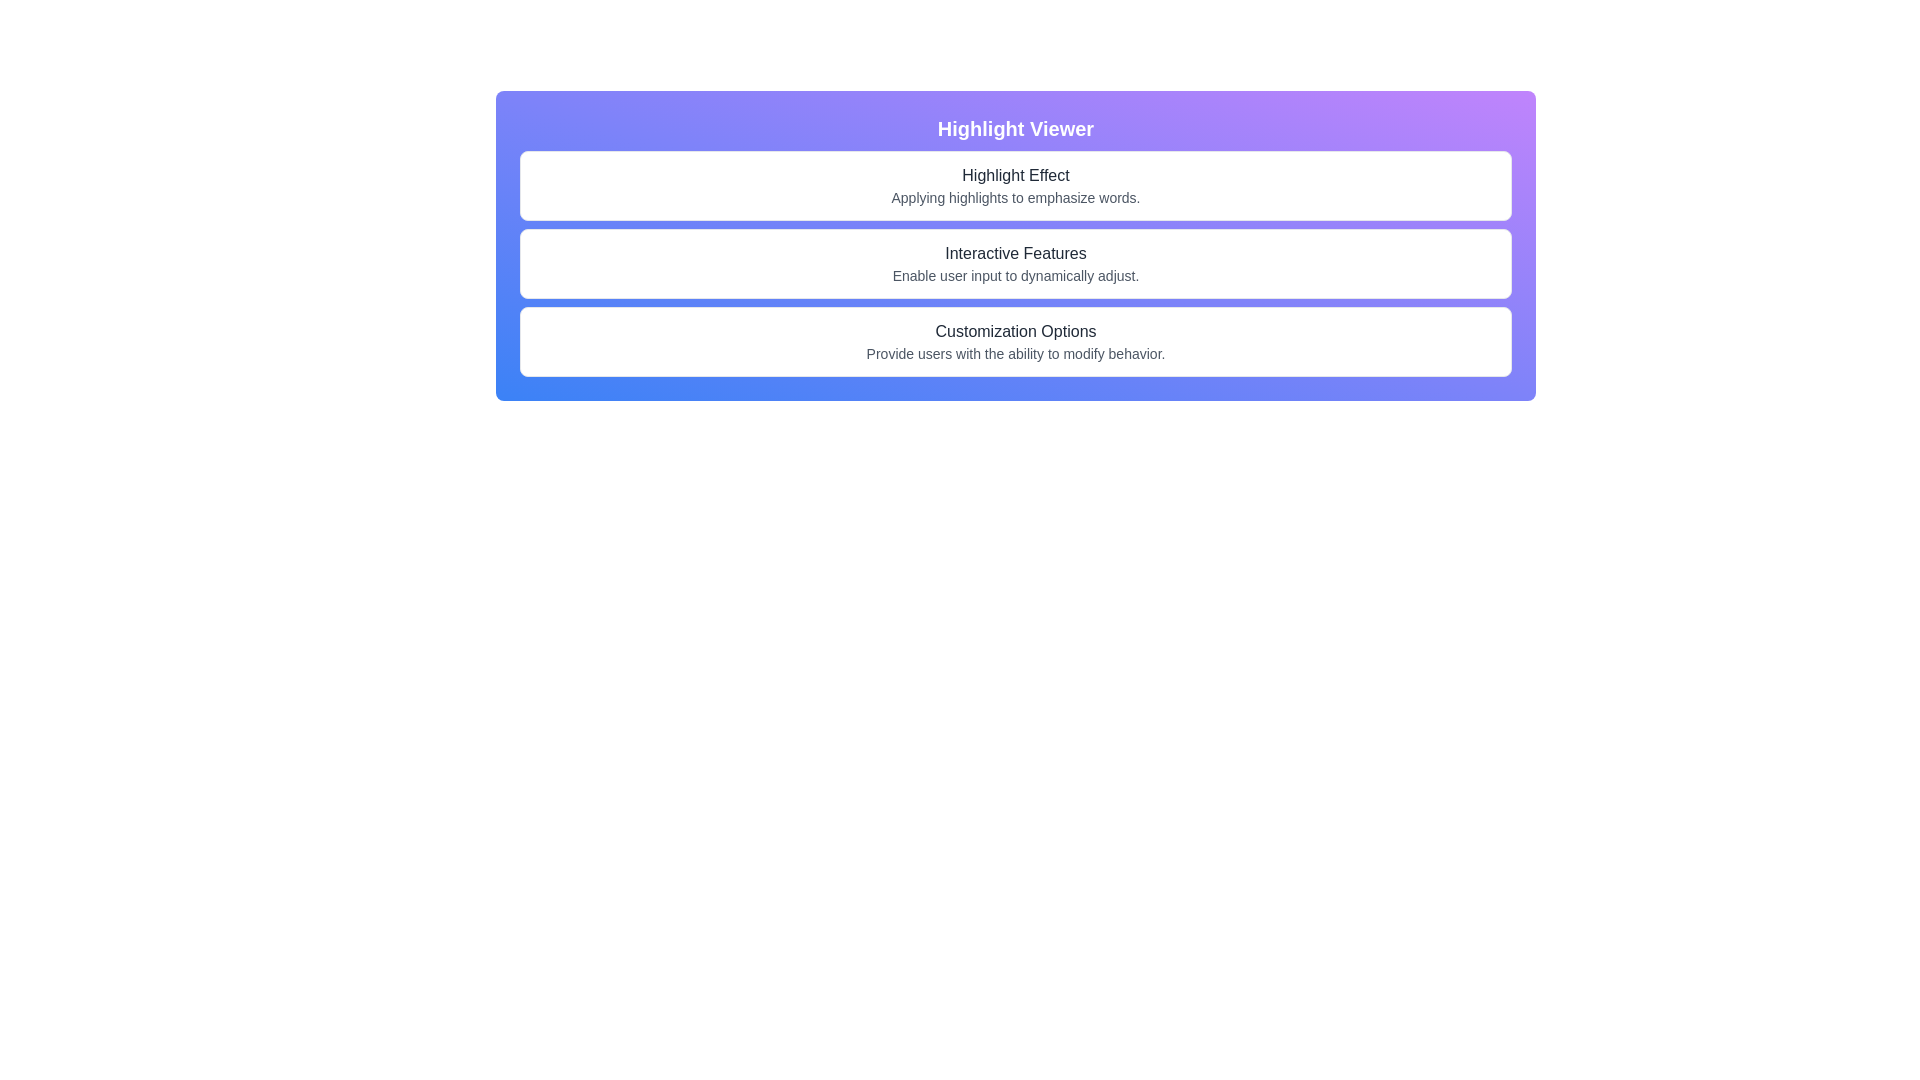 The height and width of the screenshot is (1080, 1920). What do you see at coordinates (967, 252) in the screenshot?
I see `the fourth character of the word 'Interactive' in the sentence 'Interactive Features'` at bounding box center [967, 252].